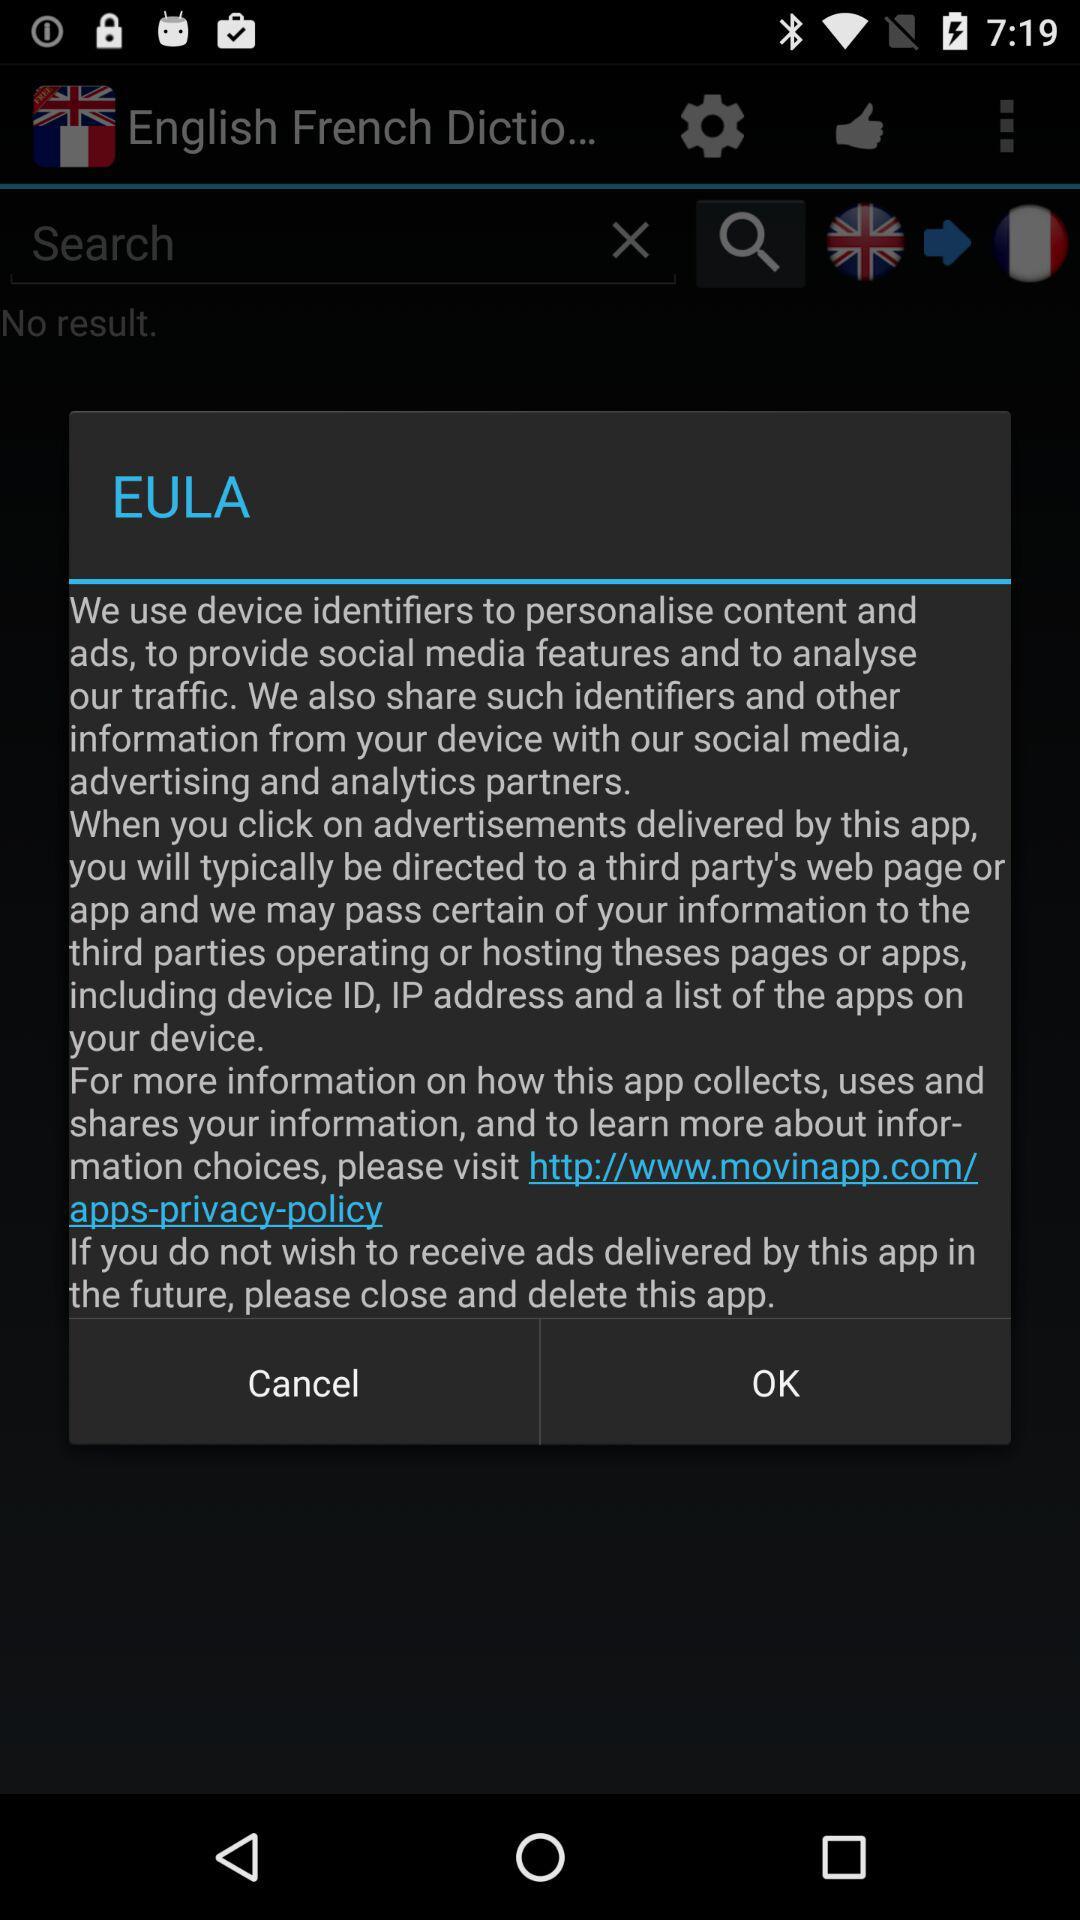 The image size is (1080, 1920). I want to click on item at the center, so click(540, 949).